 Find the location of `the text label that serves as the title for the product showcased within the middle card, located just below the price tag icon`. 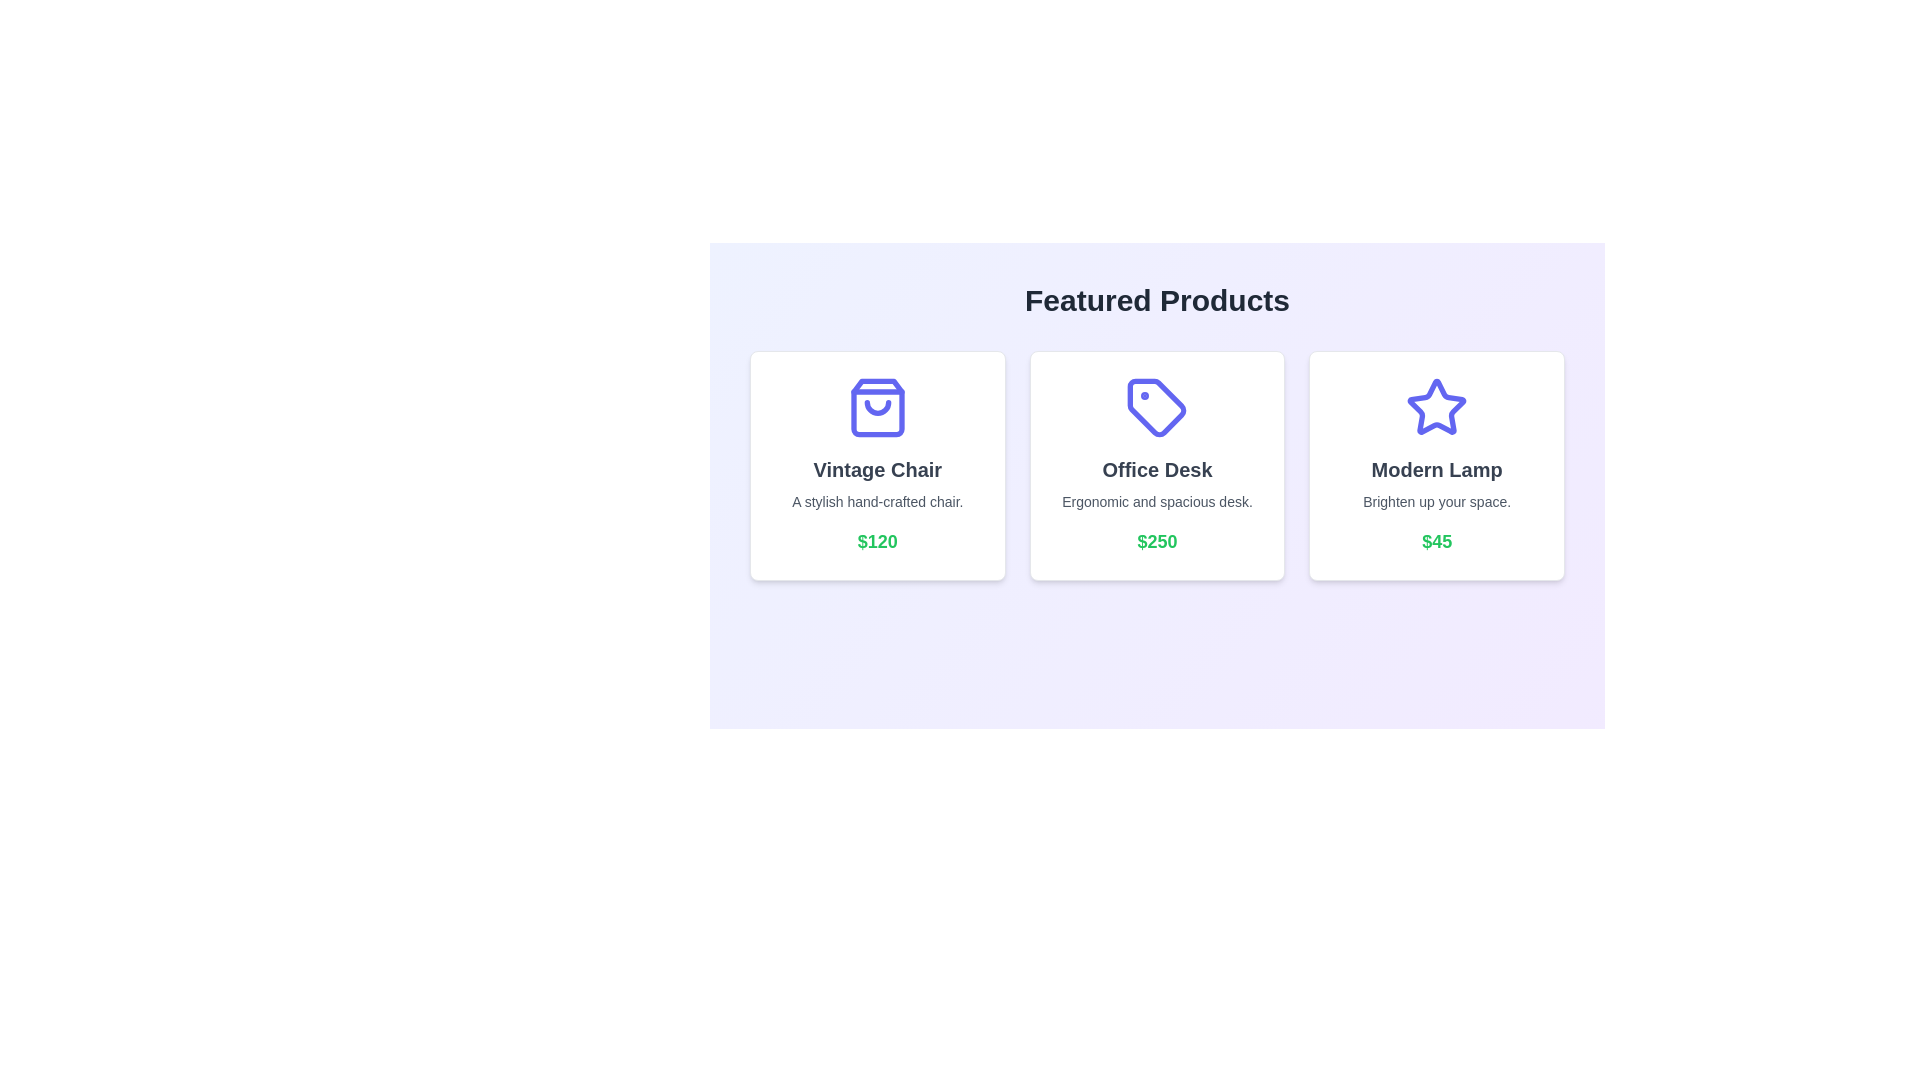

the text label that serves as the title for the product showcased within the middle card, located just below the price tag icon is located at coordinates (1157, 470).